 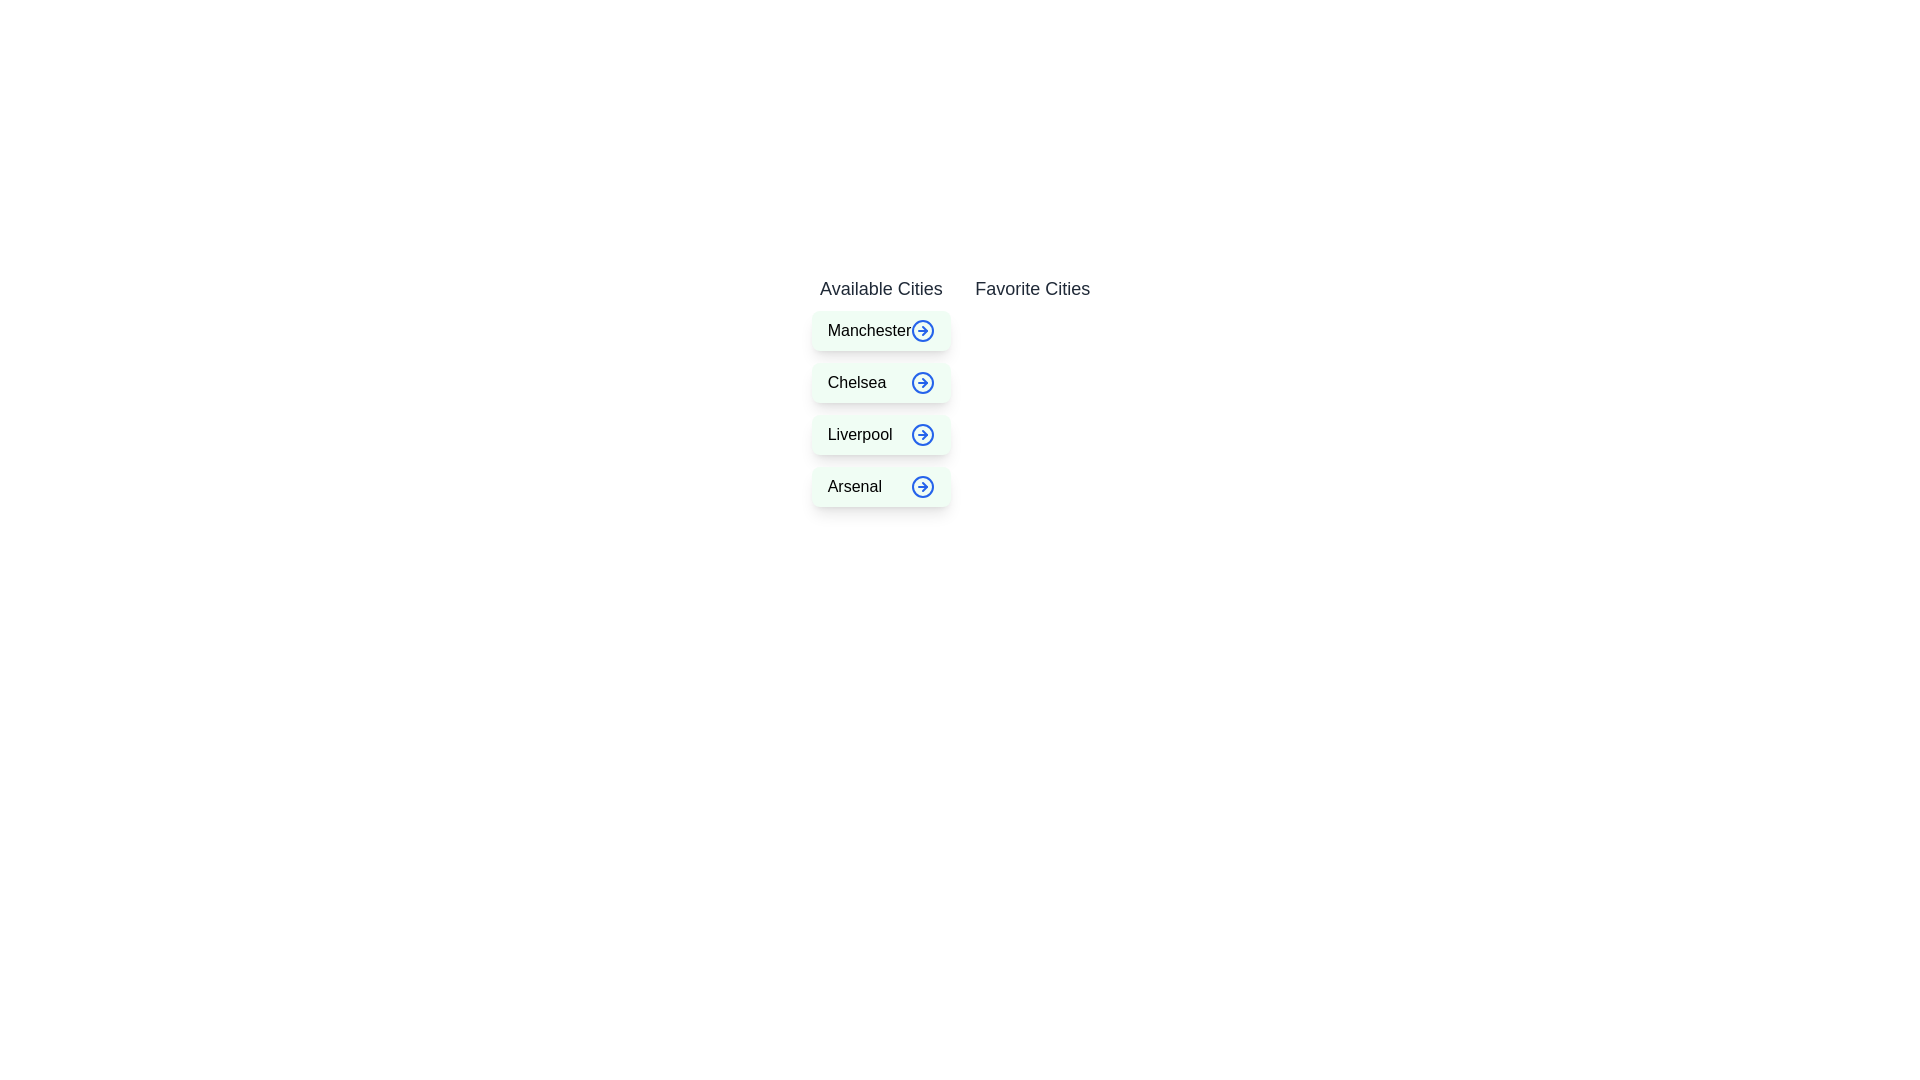 I want to click on right arrow button next to the city Manchester in the 'Available Cities' list, so click(x=922, y=330).